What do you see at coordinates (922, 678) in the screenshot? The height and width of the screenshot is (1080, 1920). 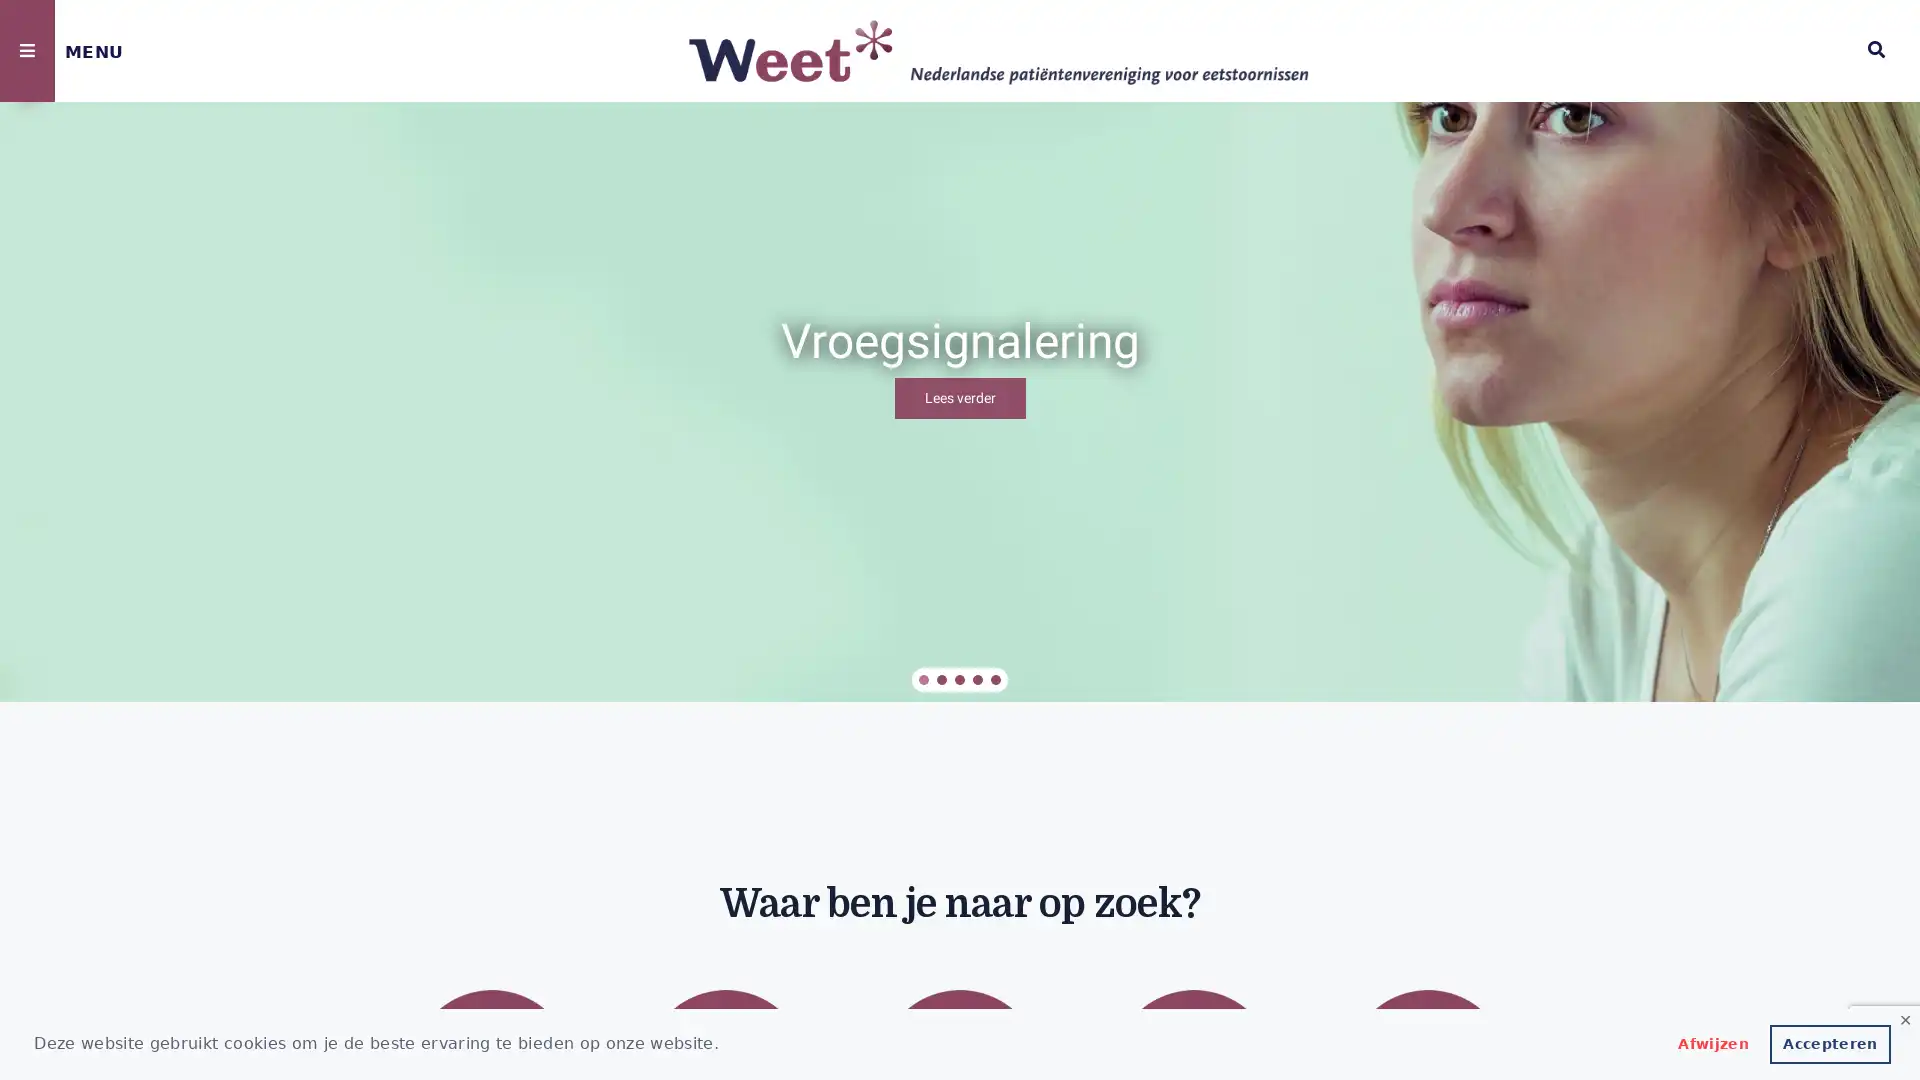 I see `Vroegsignalering` at bounding box center [922, 678].